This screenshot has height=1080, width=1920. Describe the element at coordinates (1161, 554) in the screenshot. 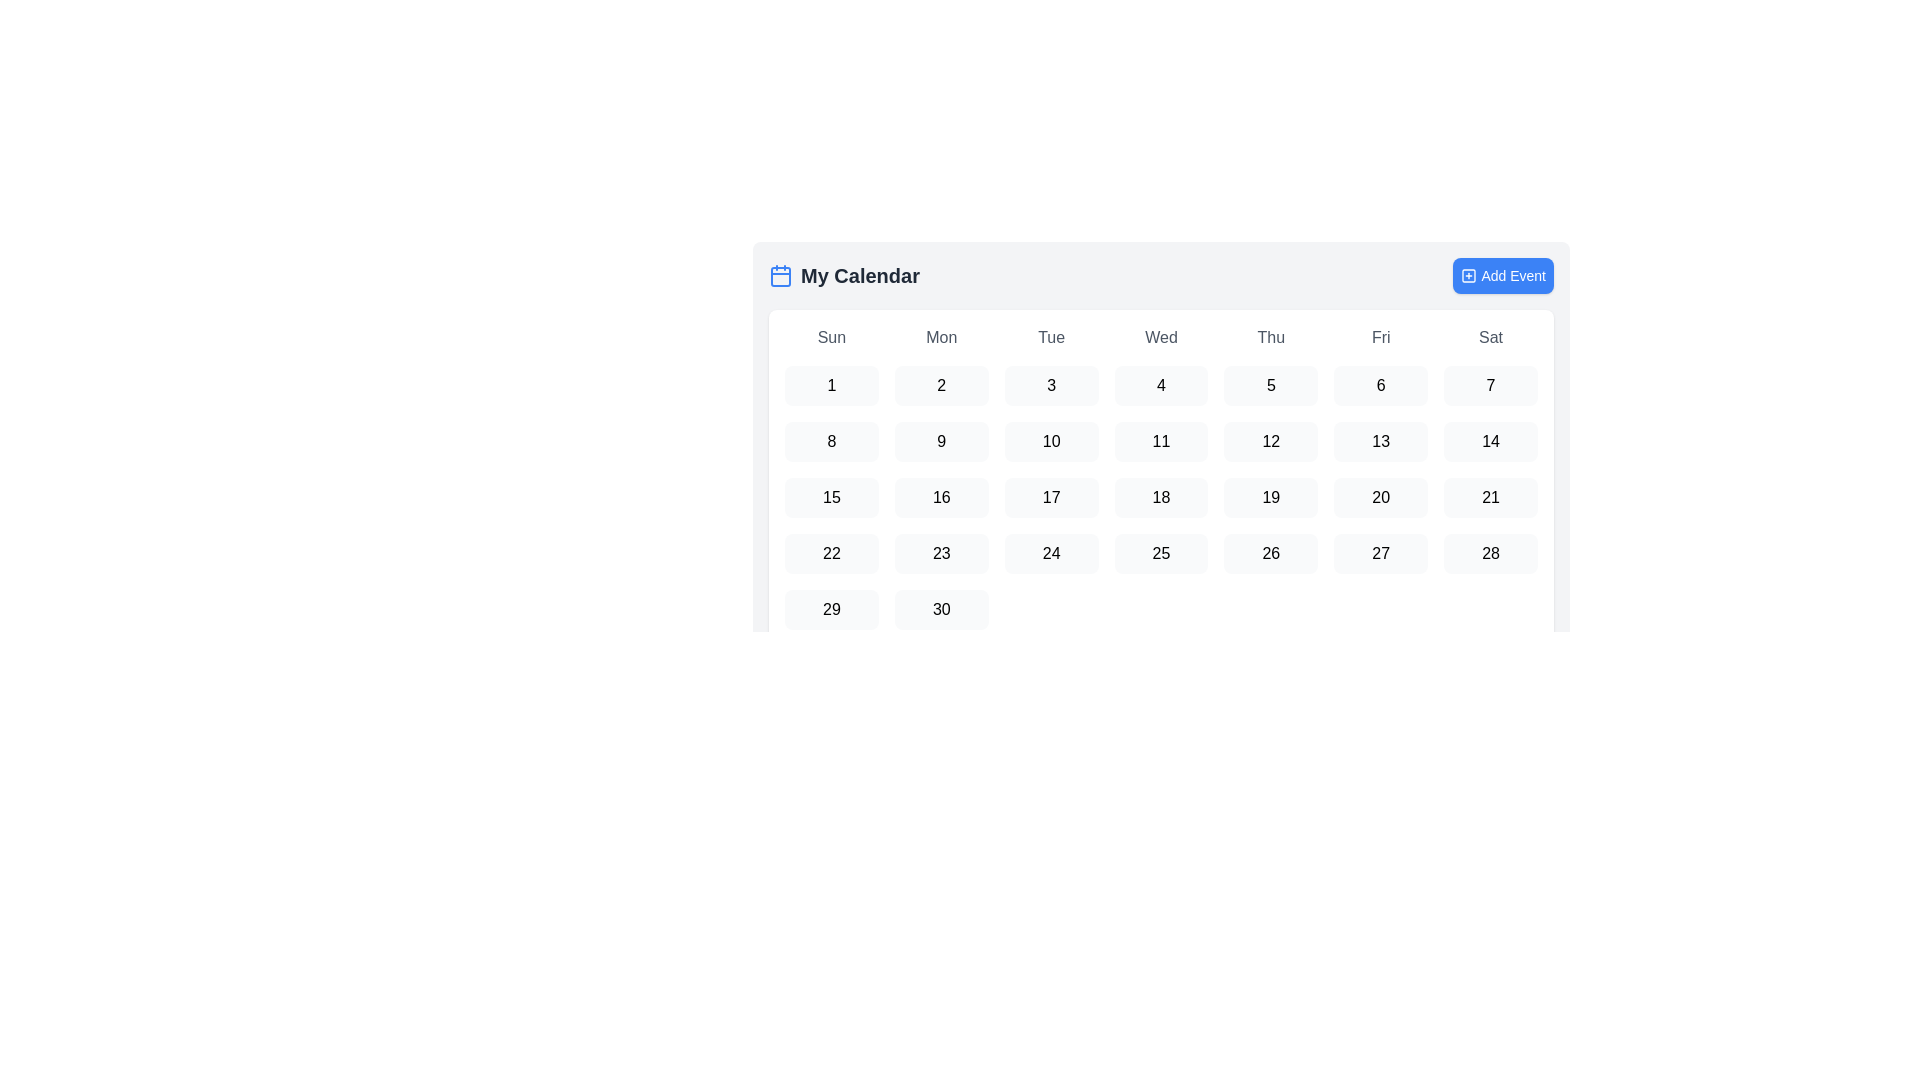

I see `the button-like clickable calendar date item representing the date '25' located in the fifth row and fourth column under the 'Wed' header` at that location.